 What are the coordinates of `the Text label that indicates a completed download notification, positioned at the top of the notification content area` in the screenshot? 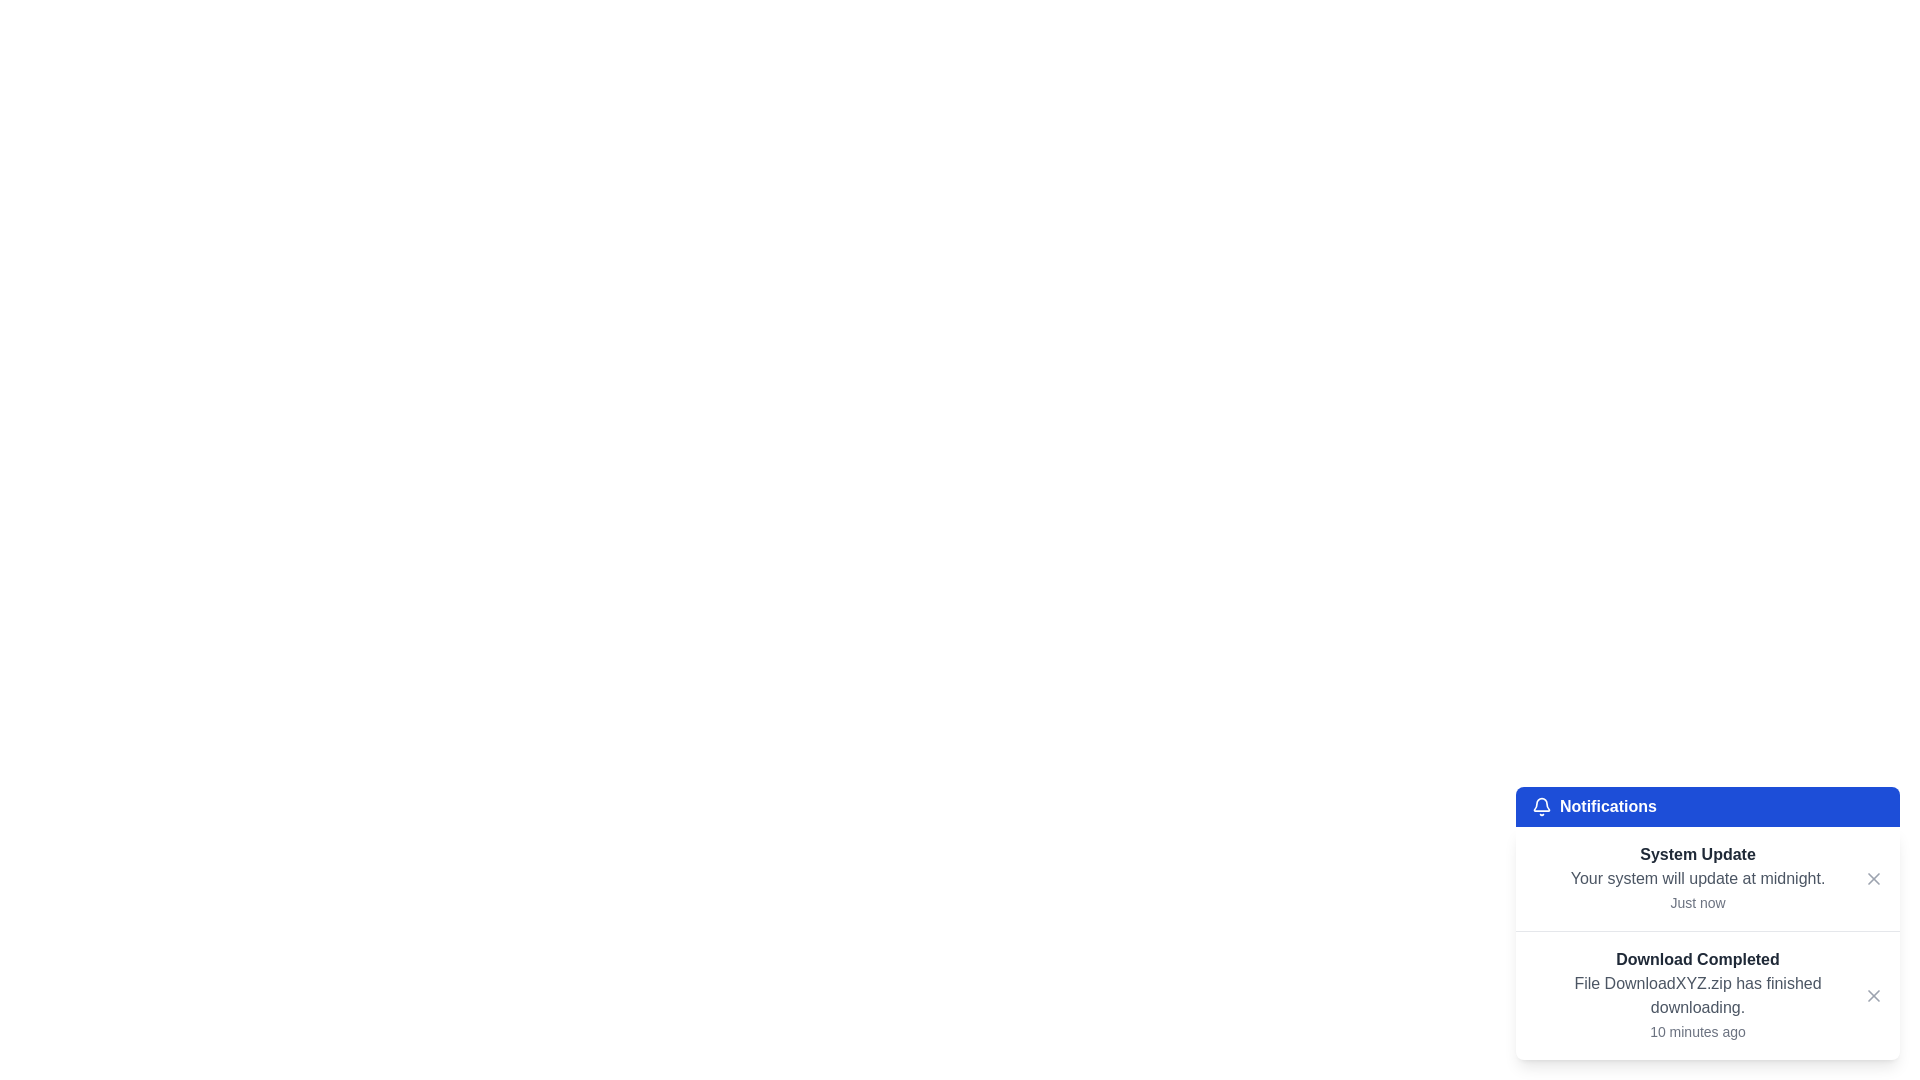 It's located at (1697, 959).